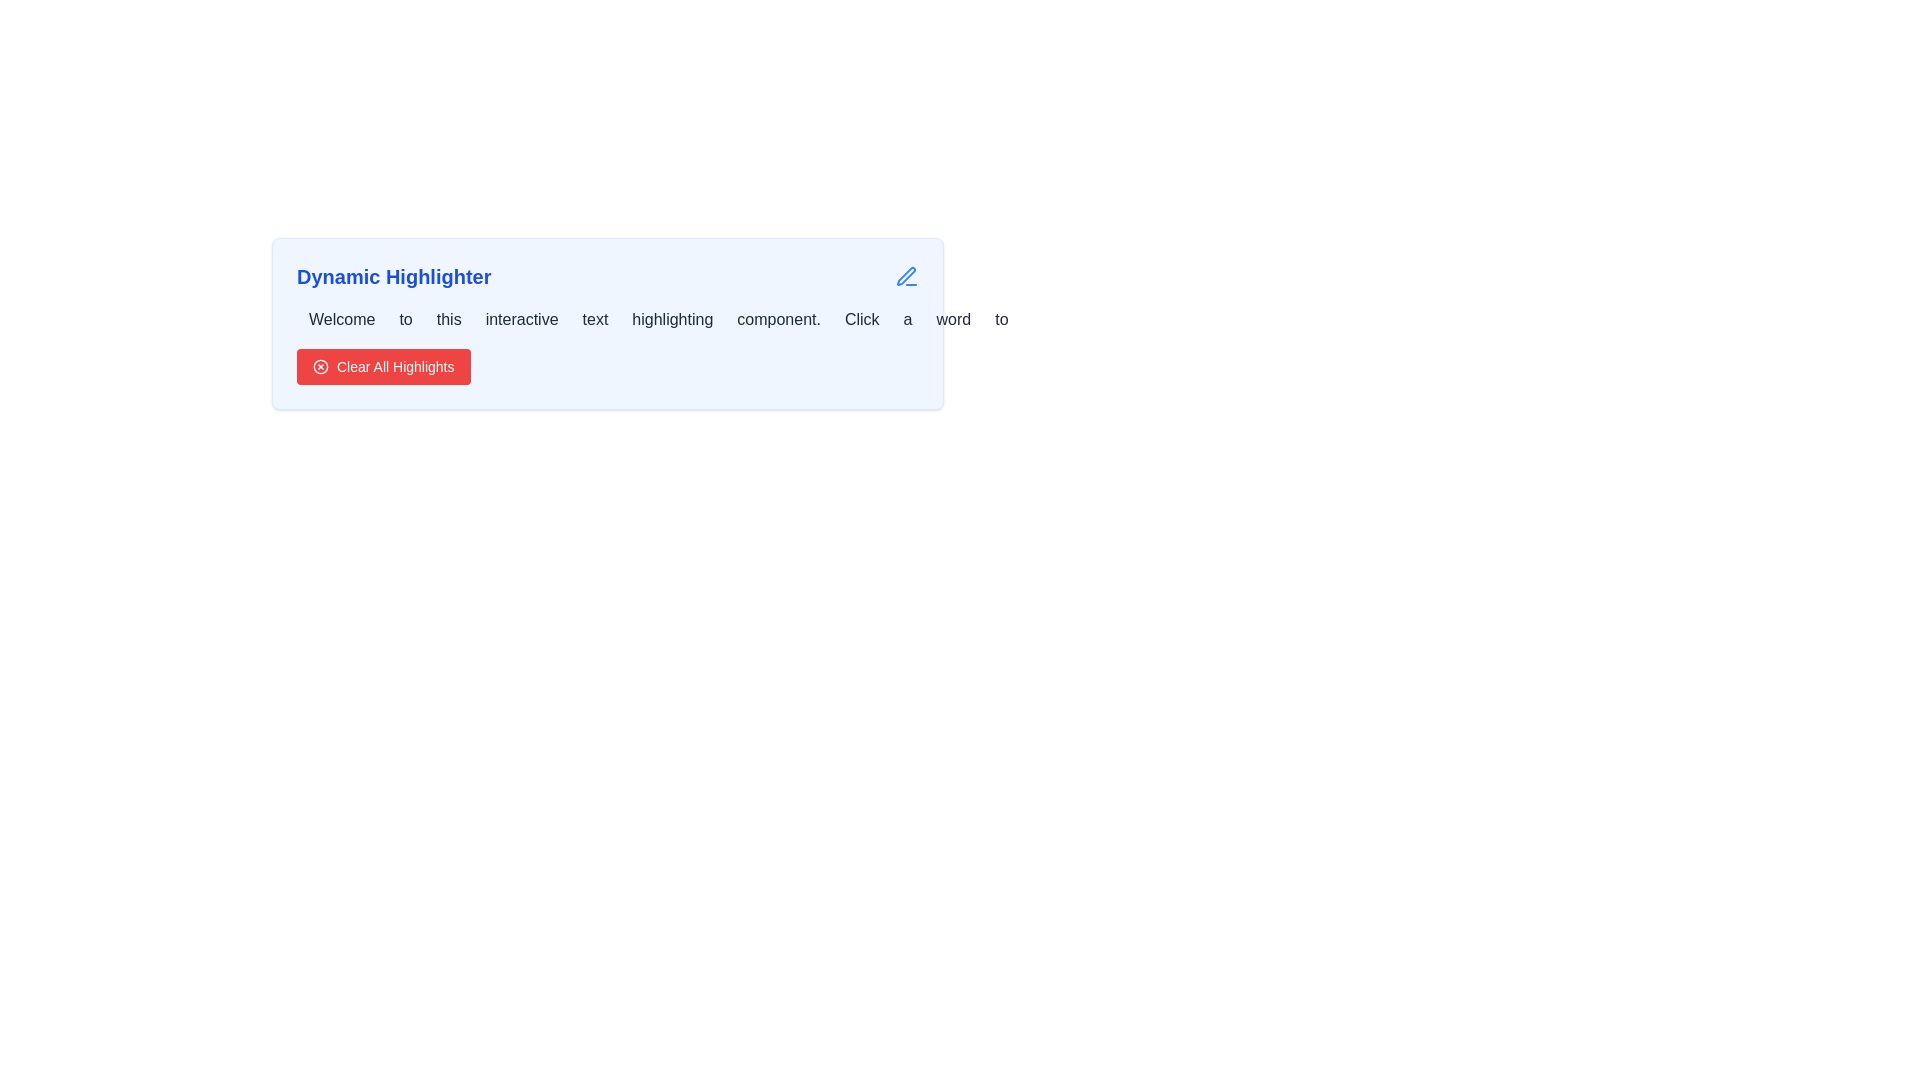 The width and height of the screenshot is (1920, 1080). What do you see at coordinates (341, 318) in the screenshot?
I see `the interactive highlightable text element located to the left of 'to' and above the 'Clear All Highlights' button` at bounding box center [341, 318].